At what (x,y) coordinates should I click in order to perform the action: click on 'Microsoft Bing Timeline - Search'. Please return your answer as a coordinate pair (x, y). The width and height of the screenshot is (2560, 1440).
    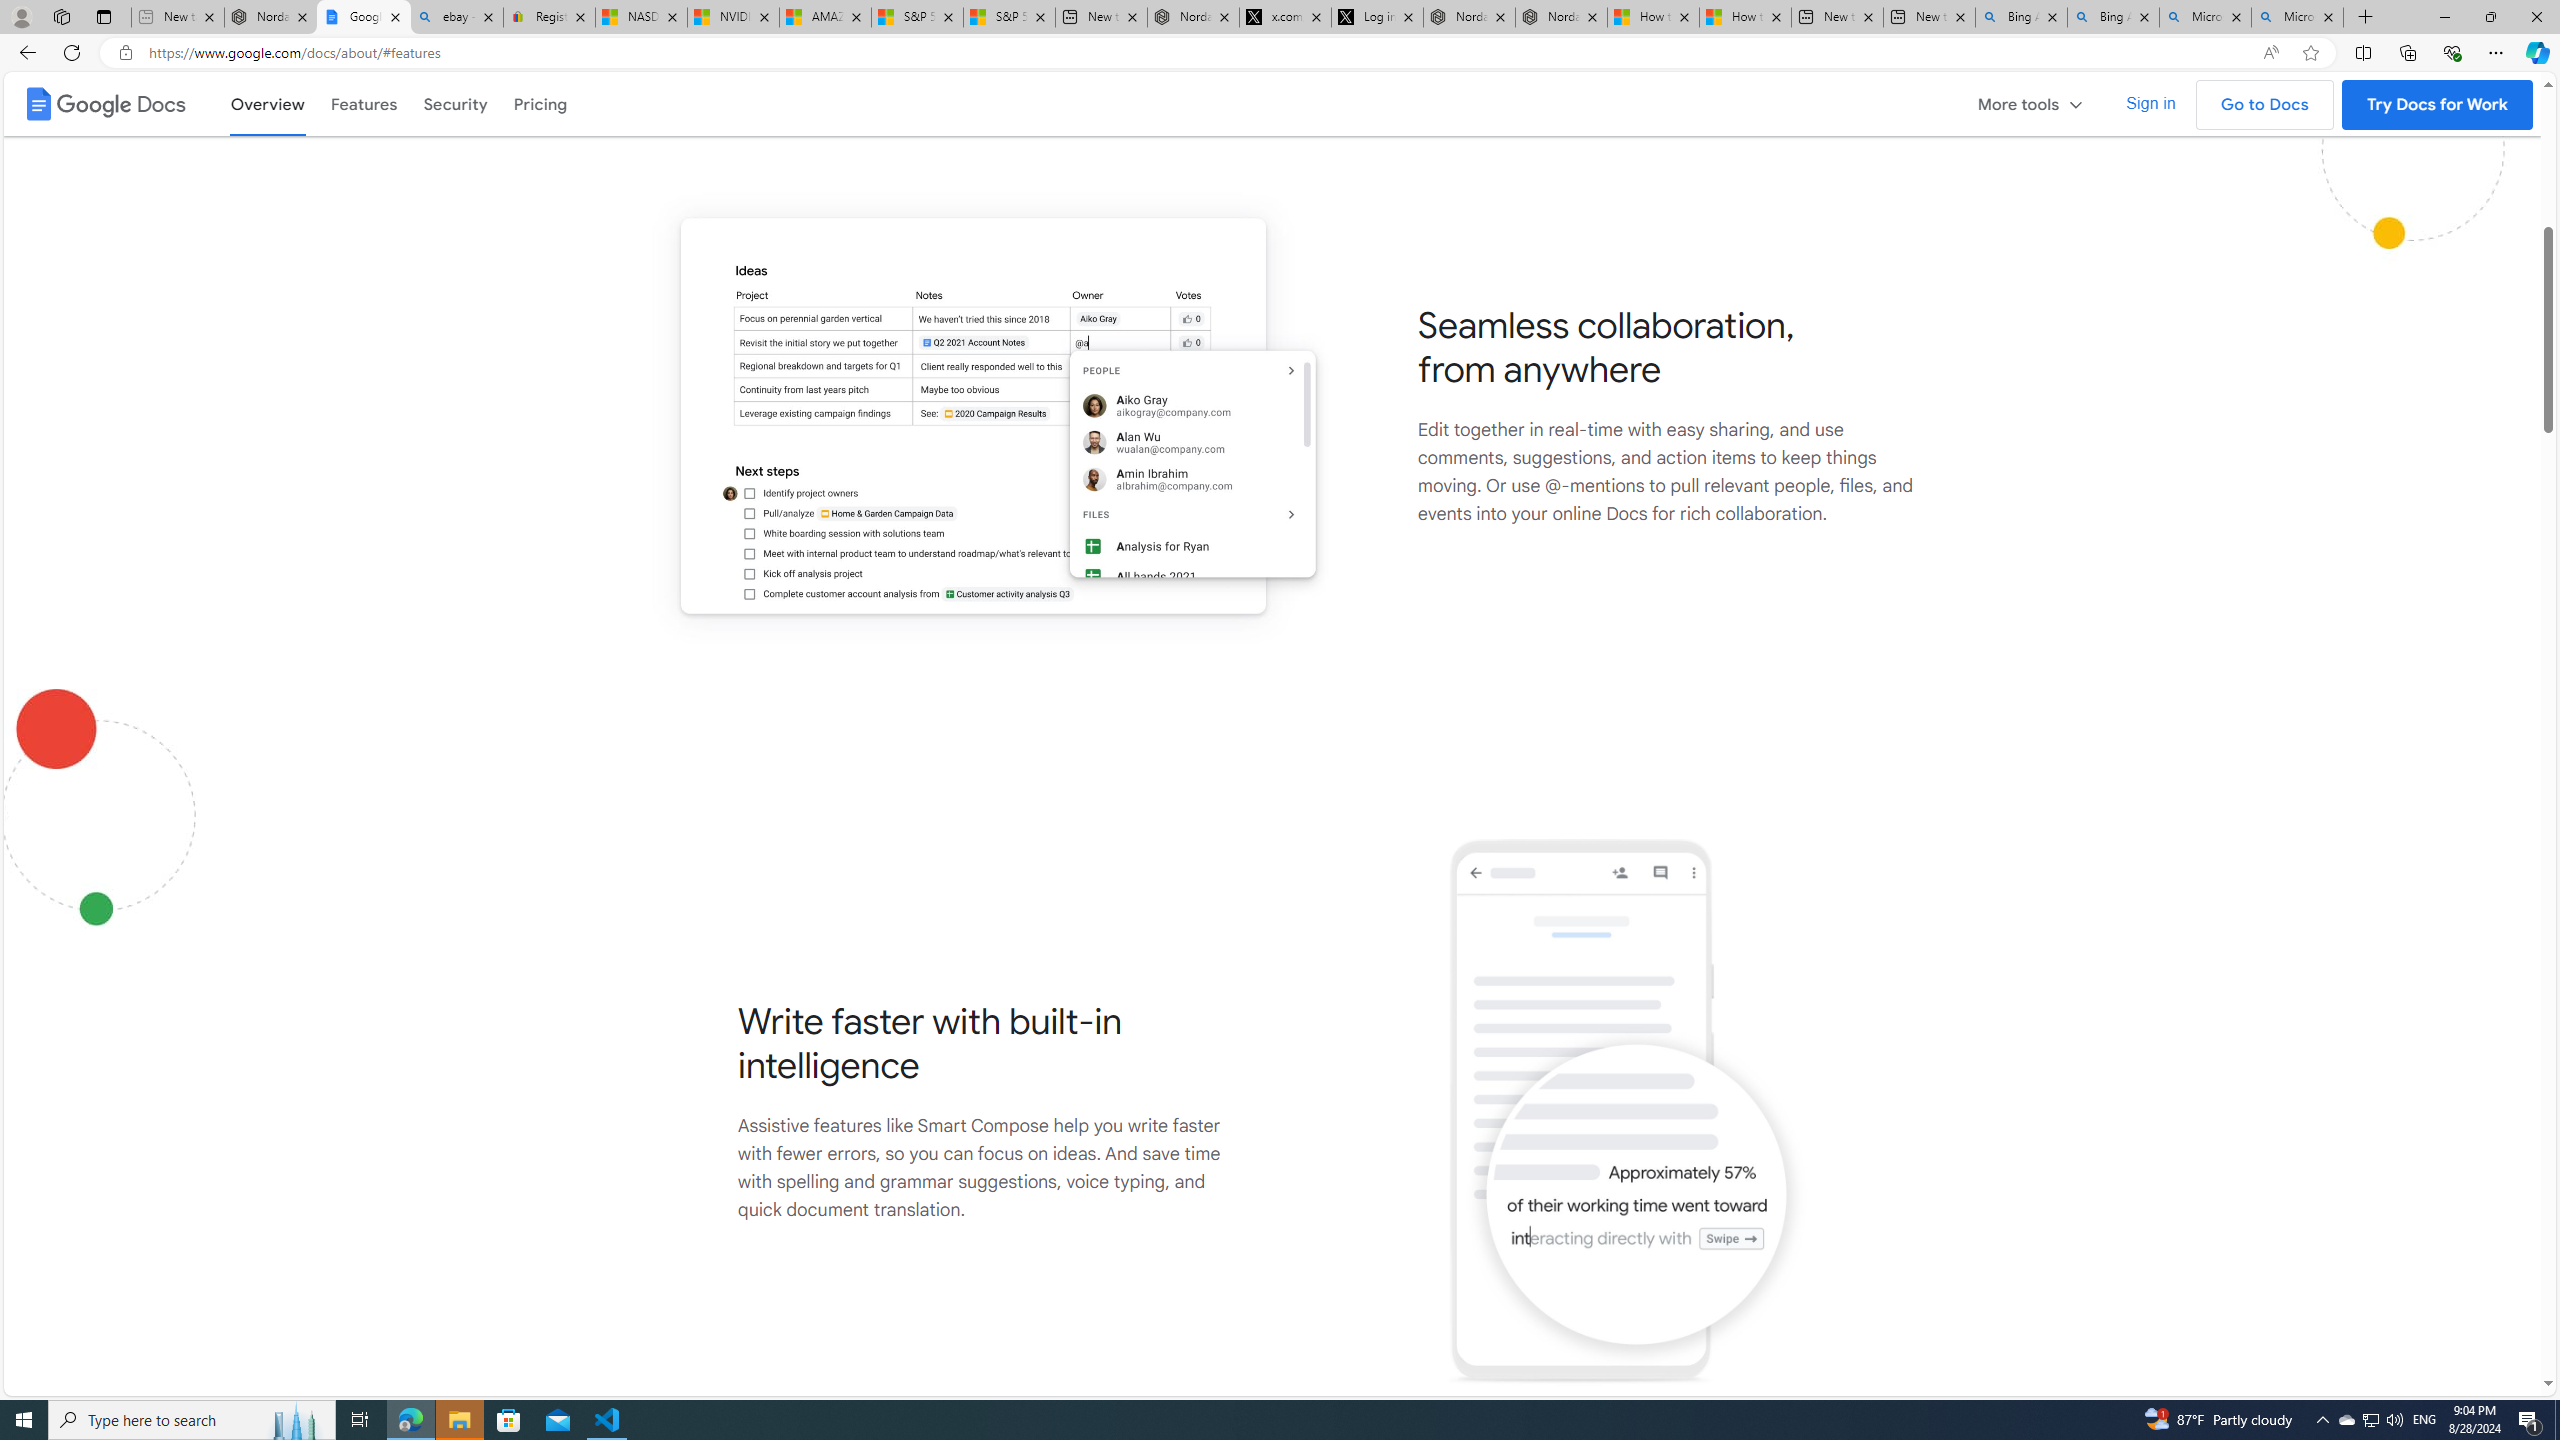
    Looking at the image, I should click on (2296, 16).